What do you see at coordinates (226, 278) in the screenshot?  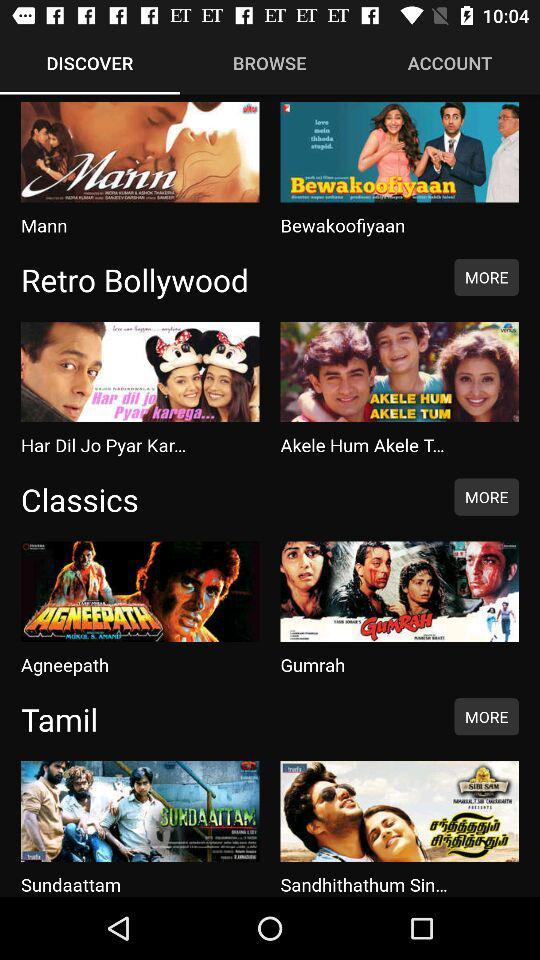 I see `retro bollywood icon` at bounding box center [226, 278].